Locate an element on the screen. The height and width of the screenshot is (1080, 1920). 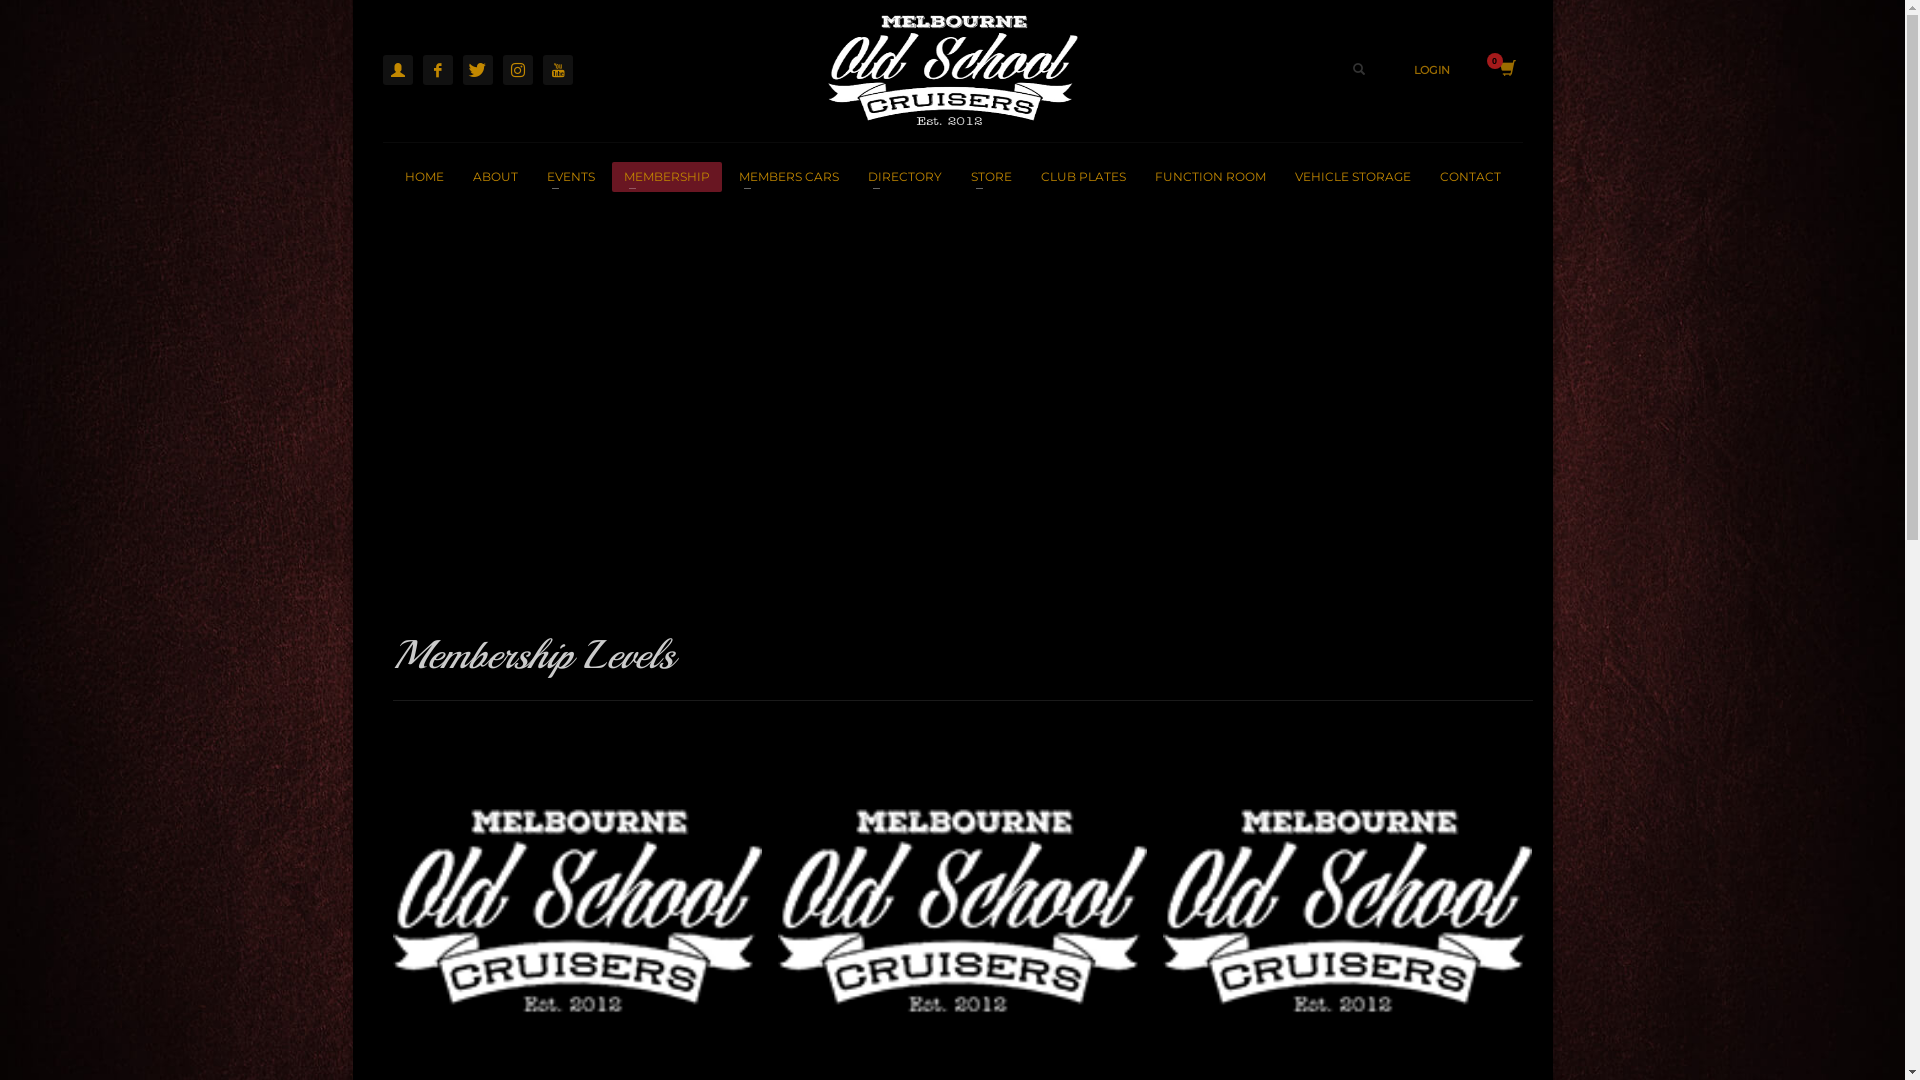
'ABOUT' is located at coordinates (494, 175).